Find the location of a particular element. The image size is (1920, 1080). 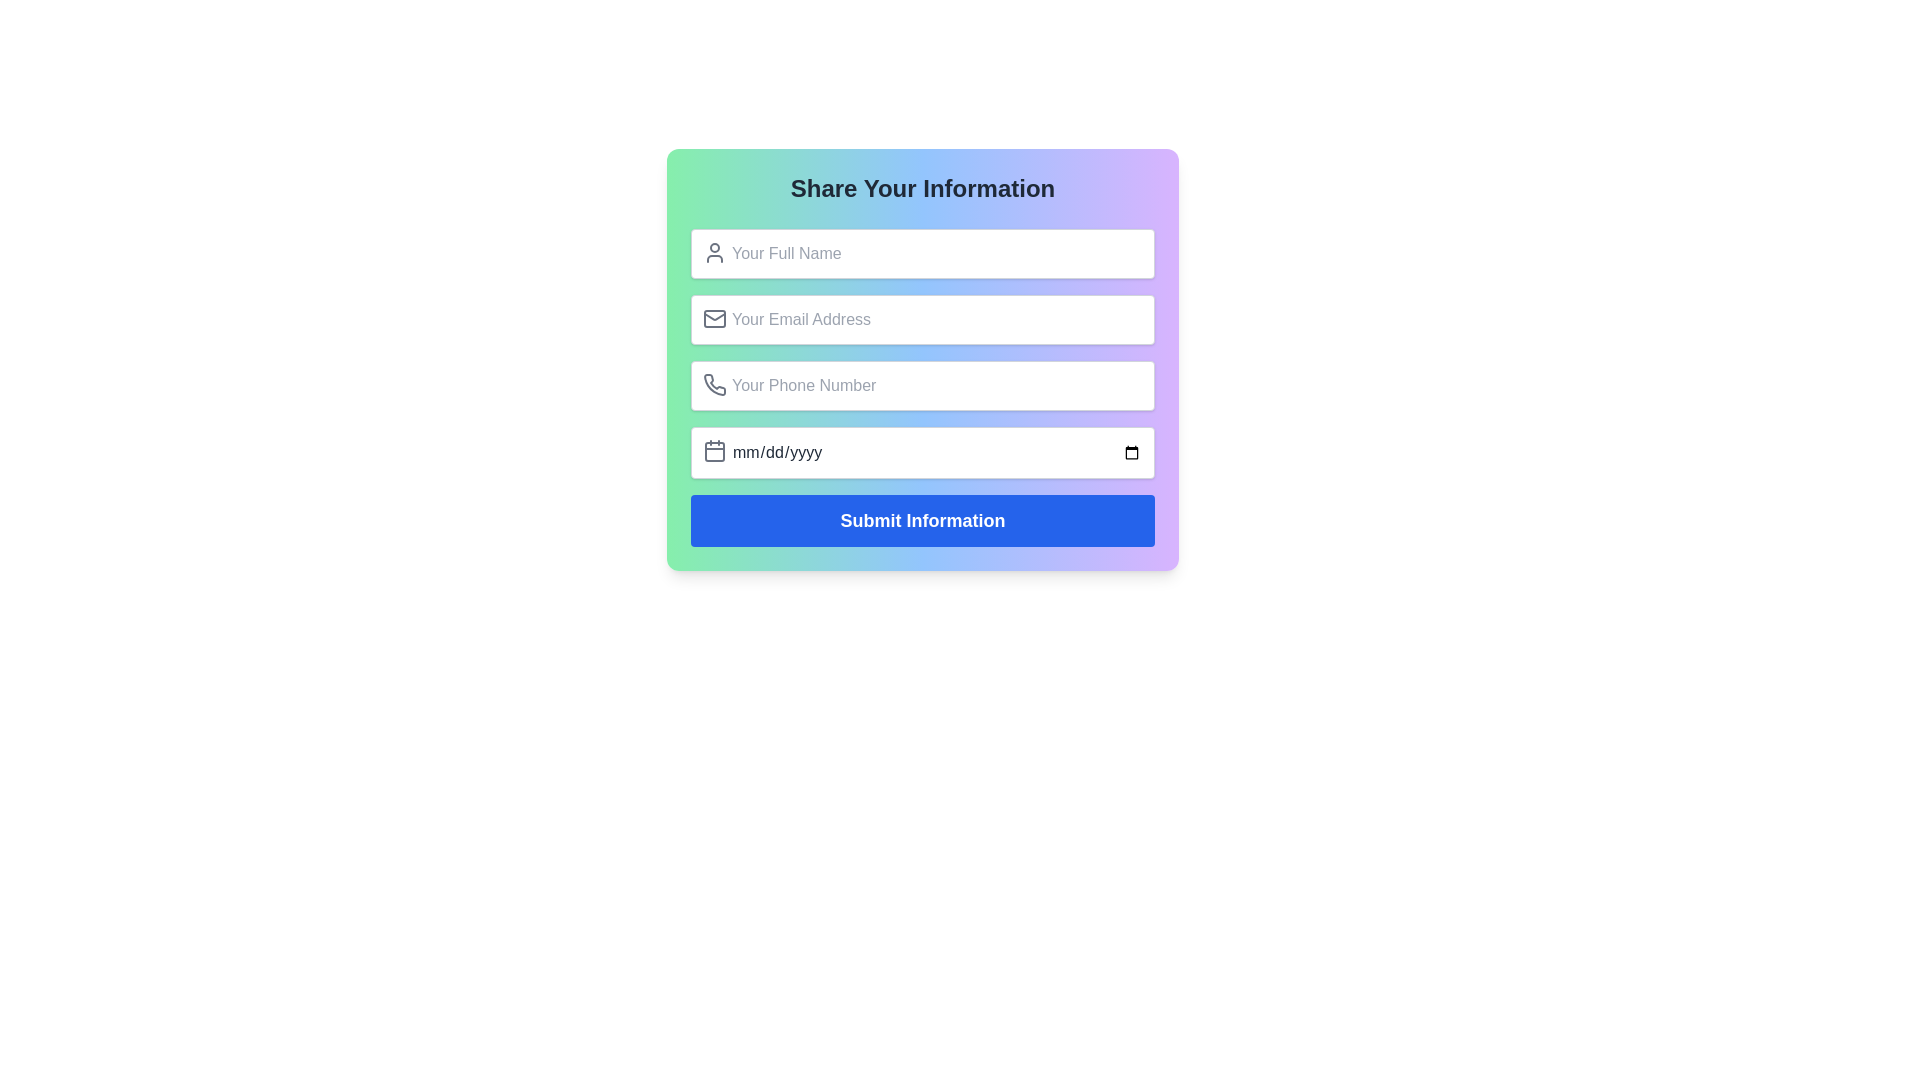

the phone number input field, which is the third input is located at coordinates (921, 385).